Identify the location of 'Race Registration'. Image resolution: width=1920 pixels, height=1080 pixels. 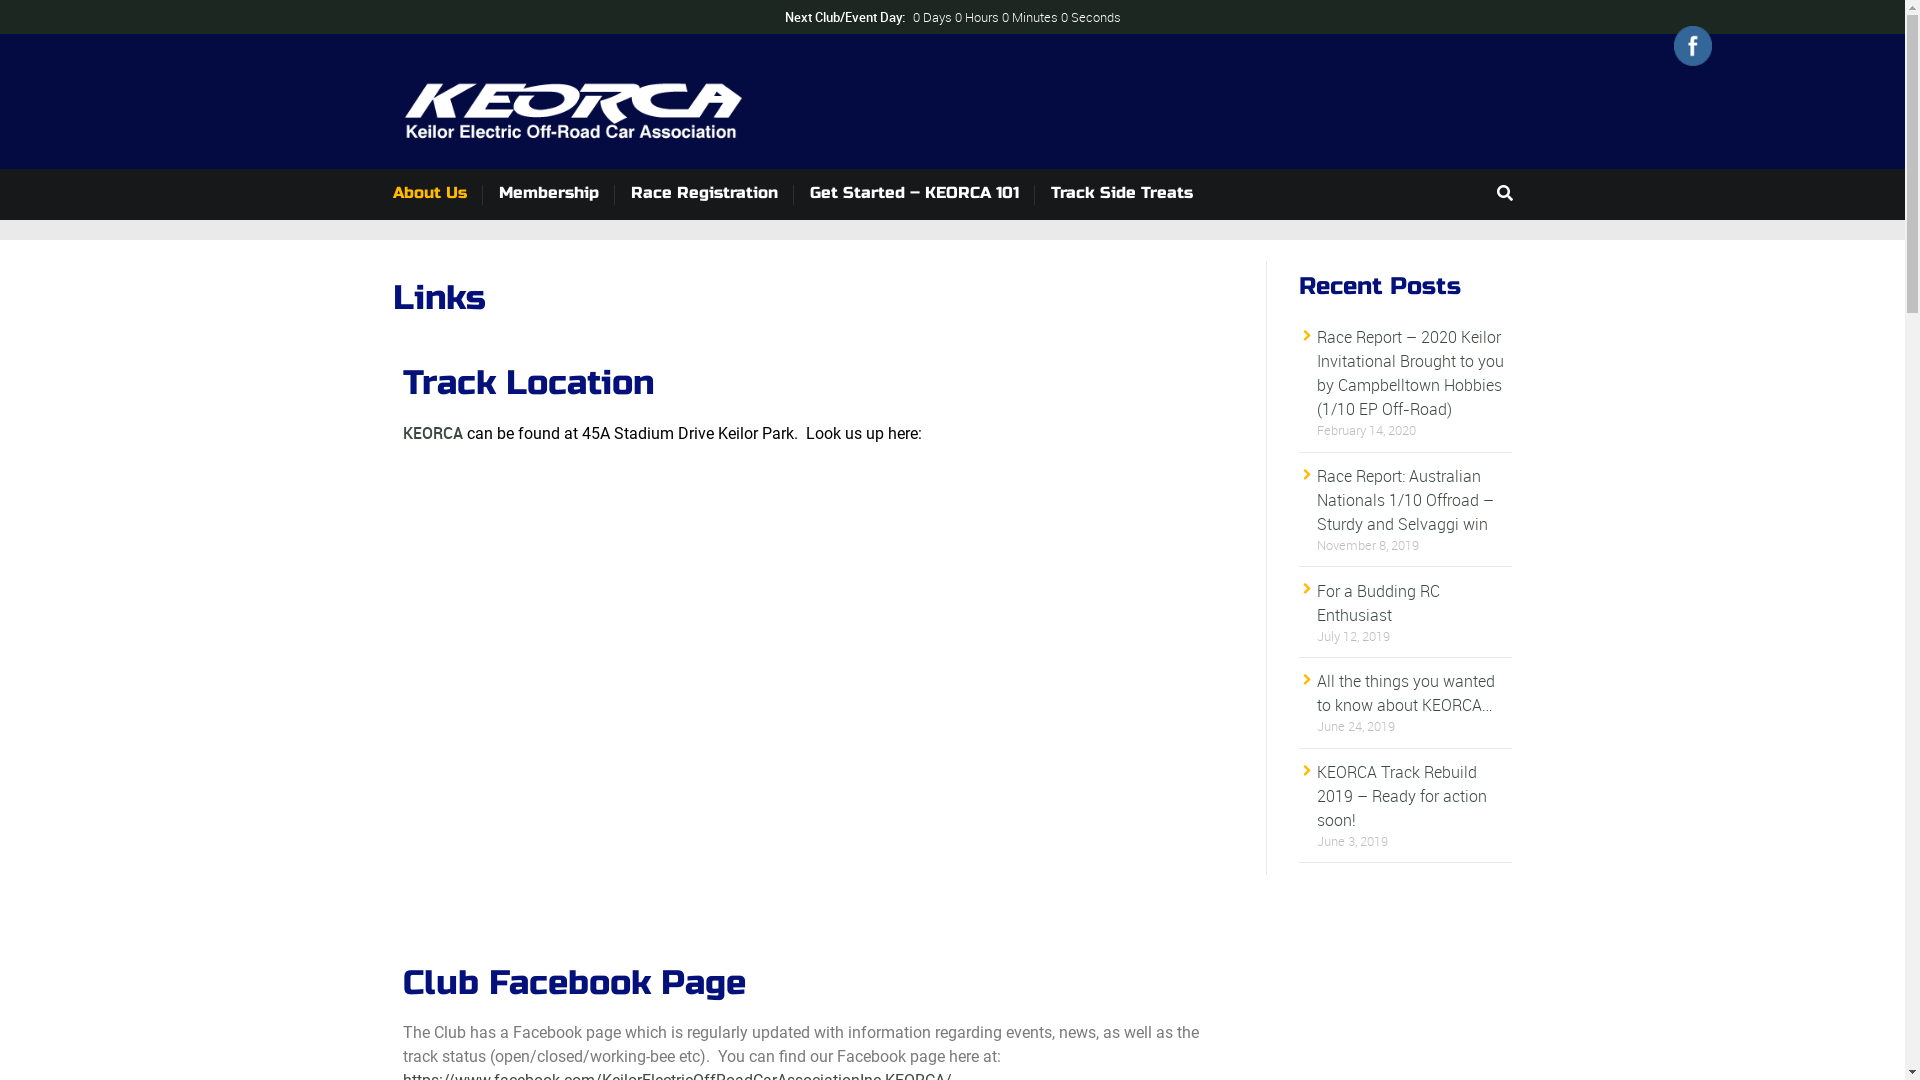
(628, 194).